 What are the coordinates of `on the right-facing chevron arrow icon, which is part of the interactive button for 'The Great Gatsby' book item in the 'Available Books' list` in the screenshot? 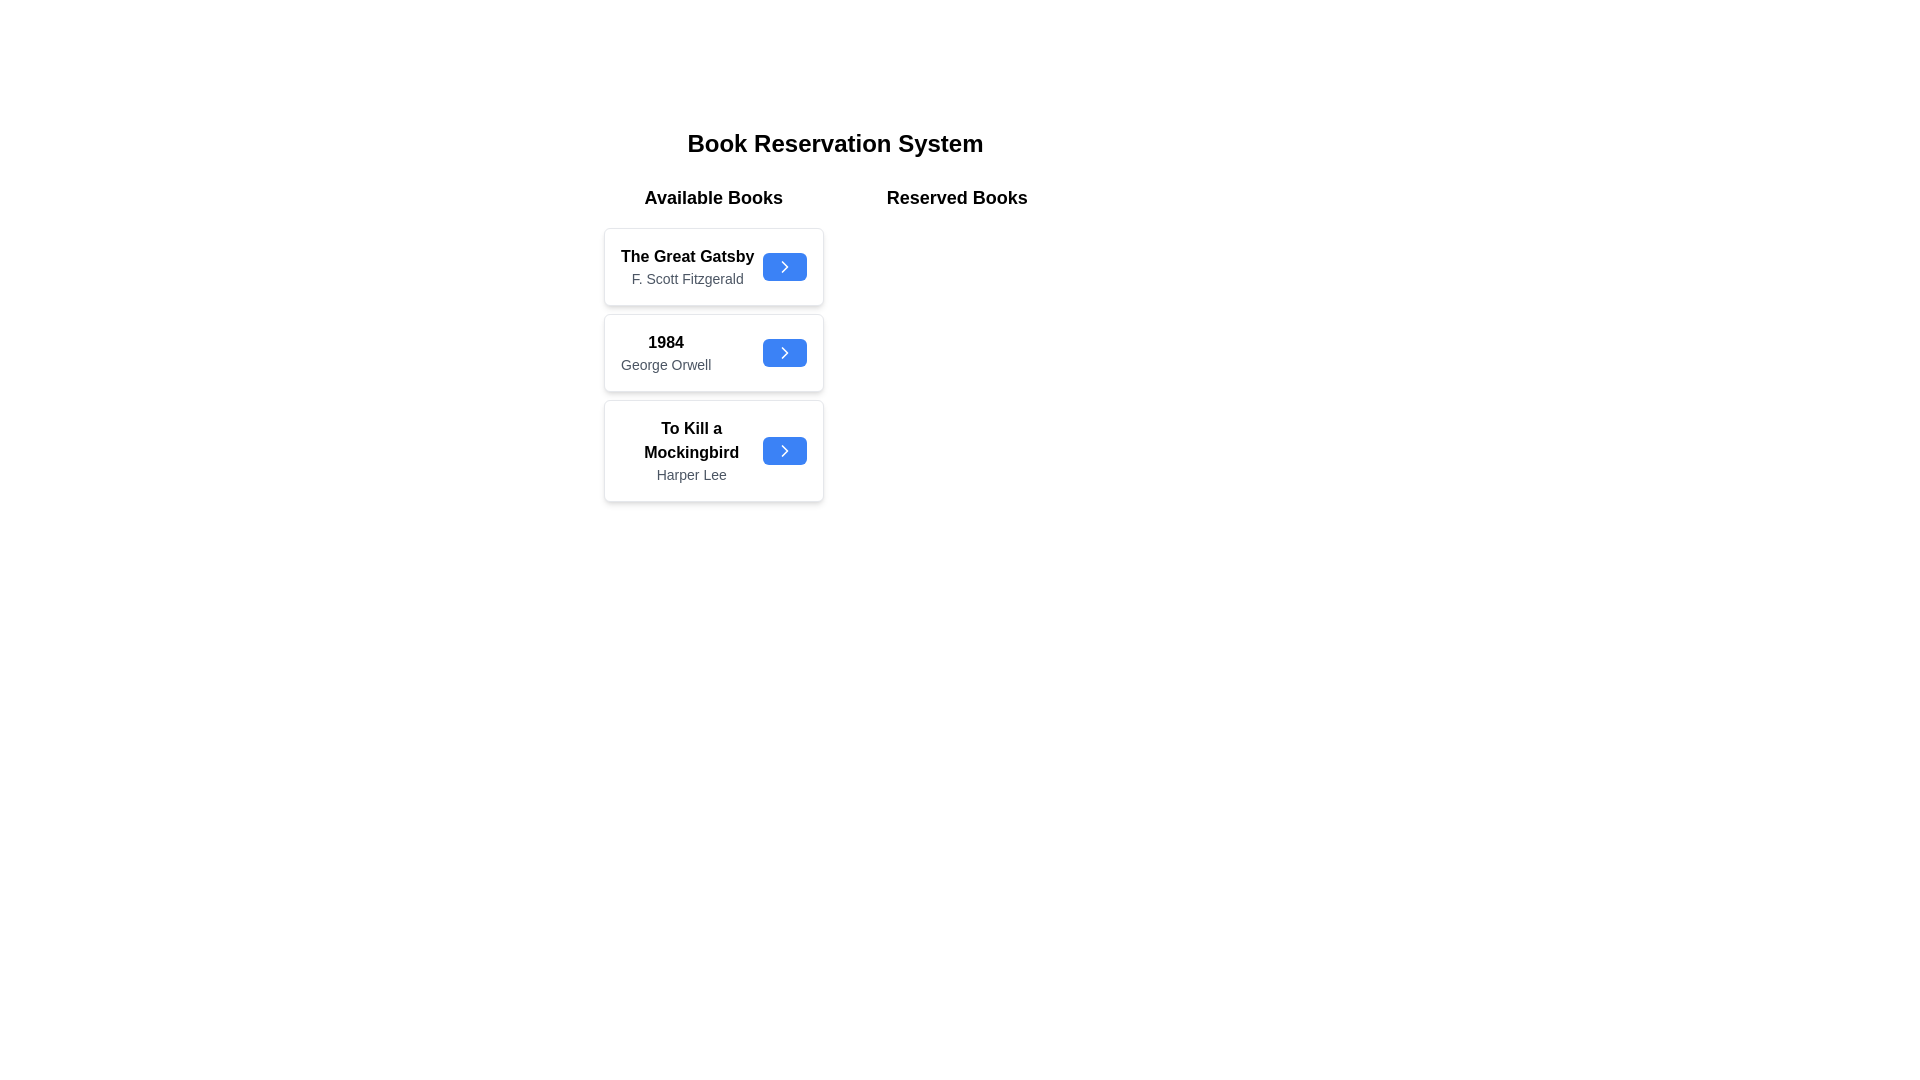 It's located at (783, 265).